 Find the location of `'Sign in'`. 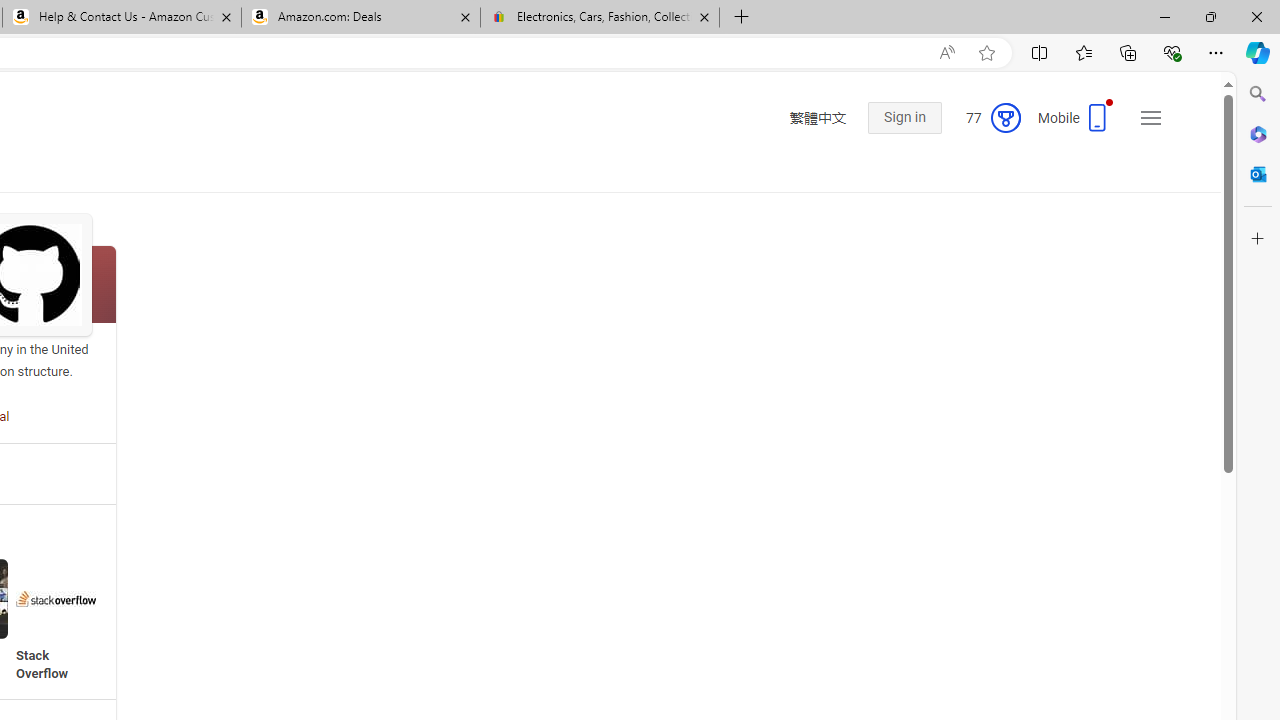

'Sign in' is located at coordinates (903, 118).